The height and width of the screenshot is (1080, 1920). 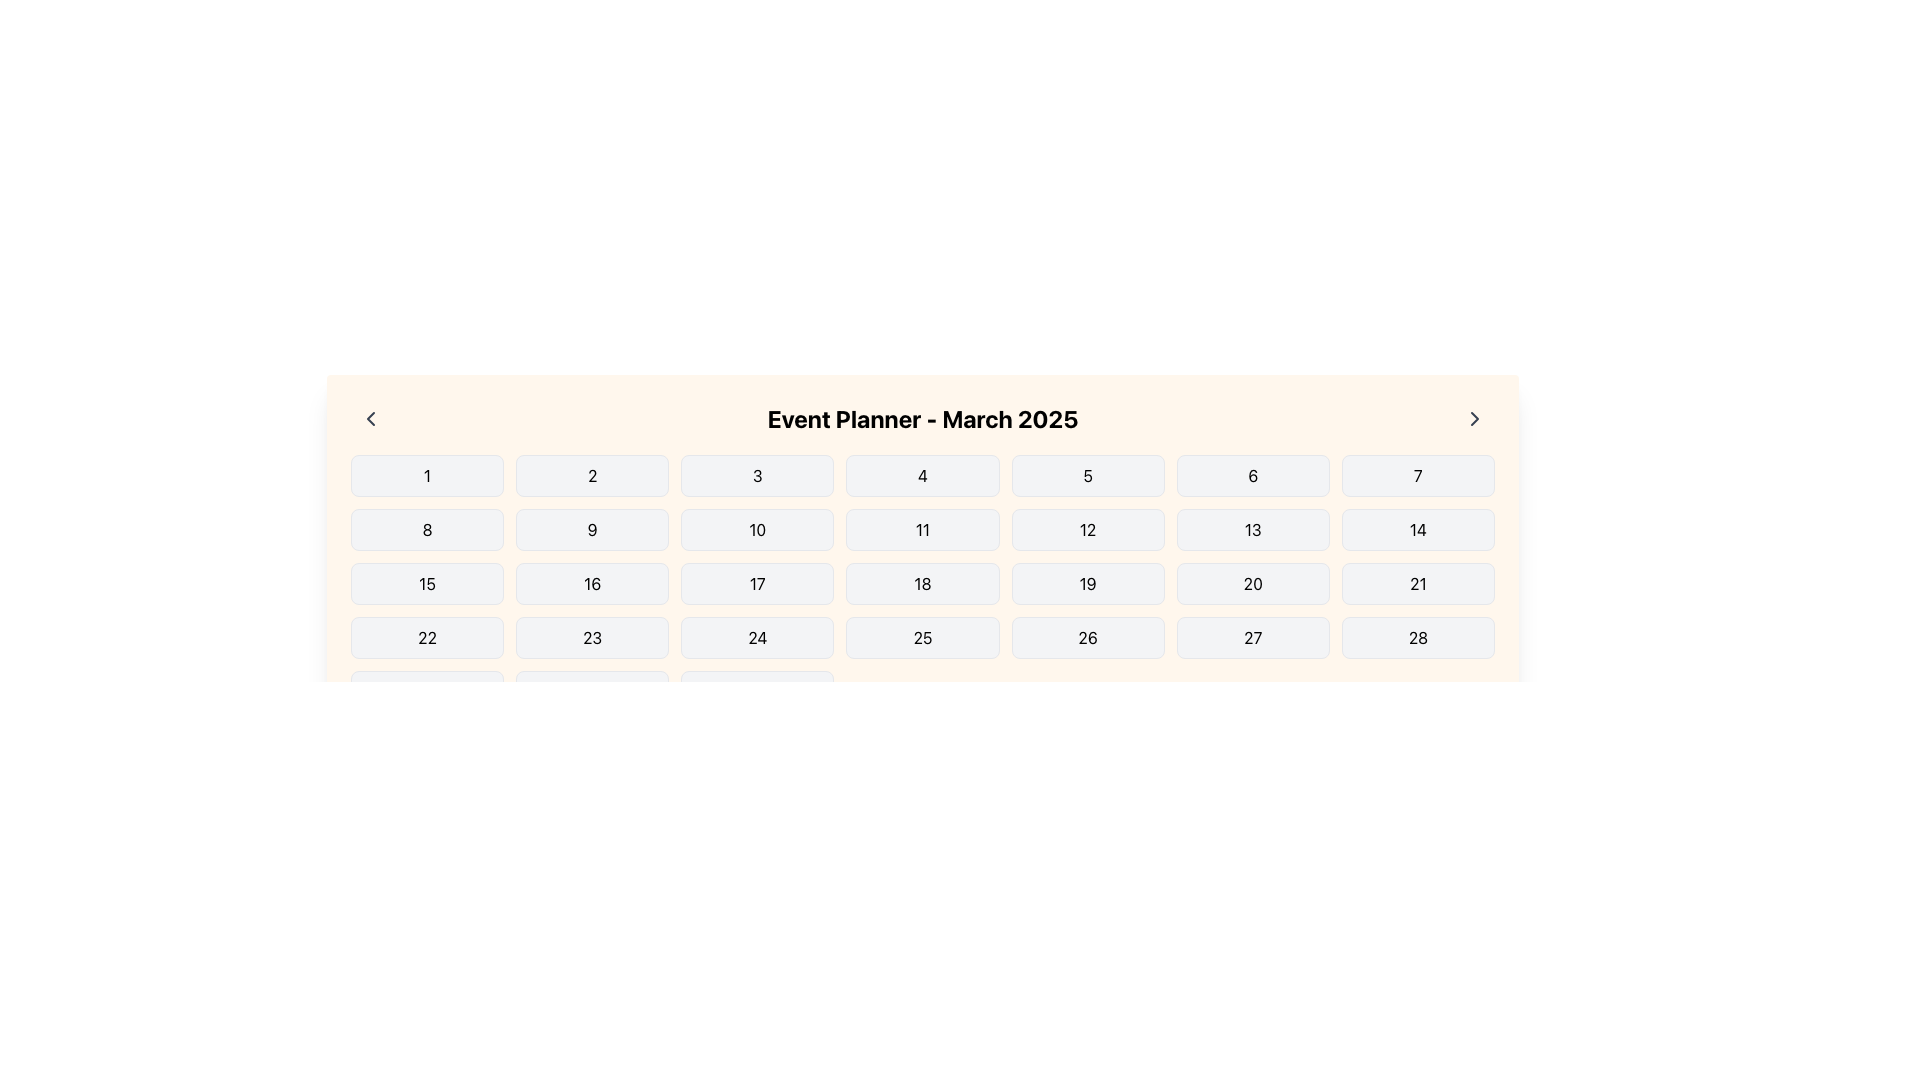 I want to click on the button representing the 16th day in the calendar grid of 'Event Planner - March 2025', so click(x=591, y=583).